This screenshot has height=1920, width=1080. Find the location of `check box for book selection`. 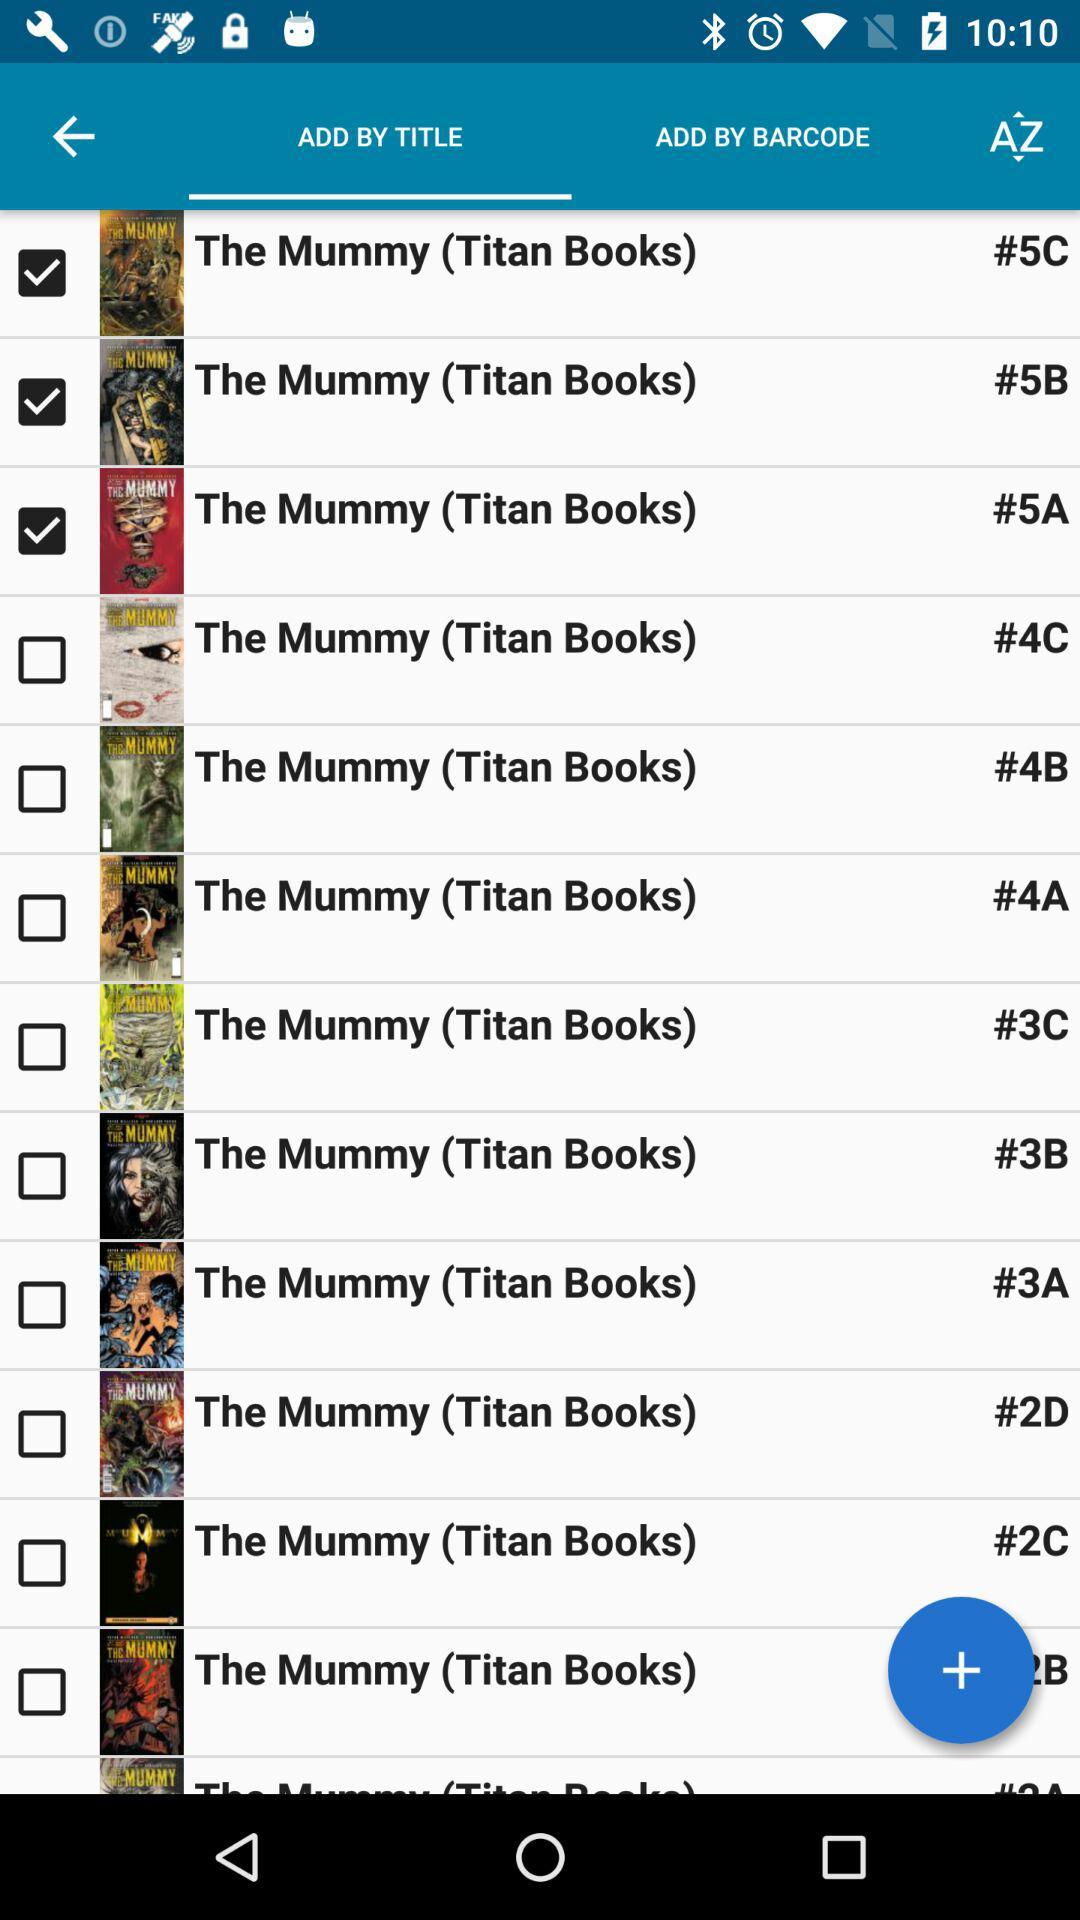

check box for book selection is located at coordinates (48, 531).